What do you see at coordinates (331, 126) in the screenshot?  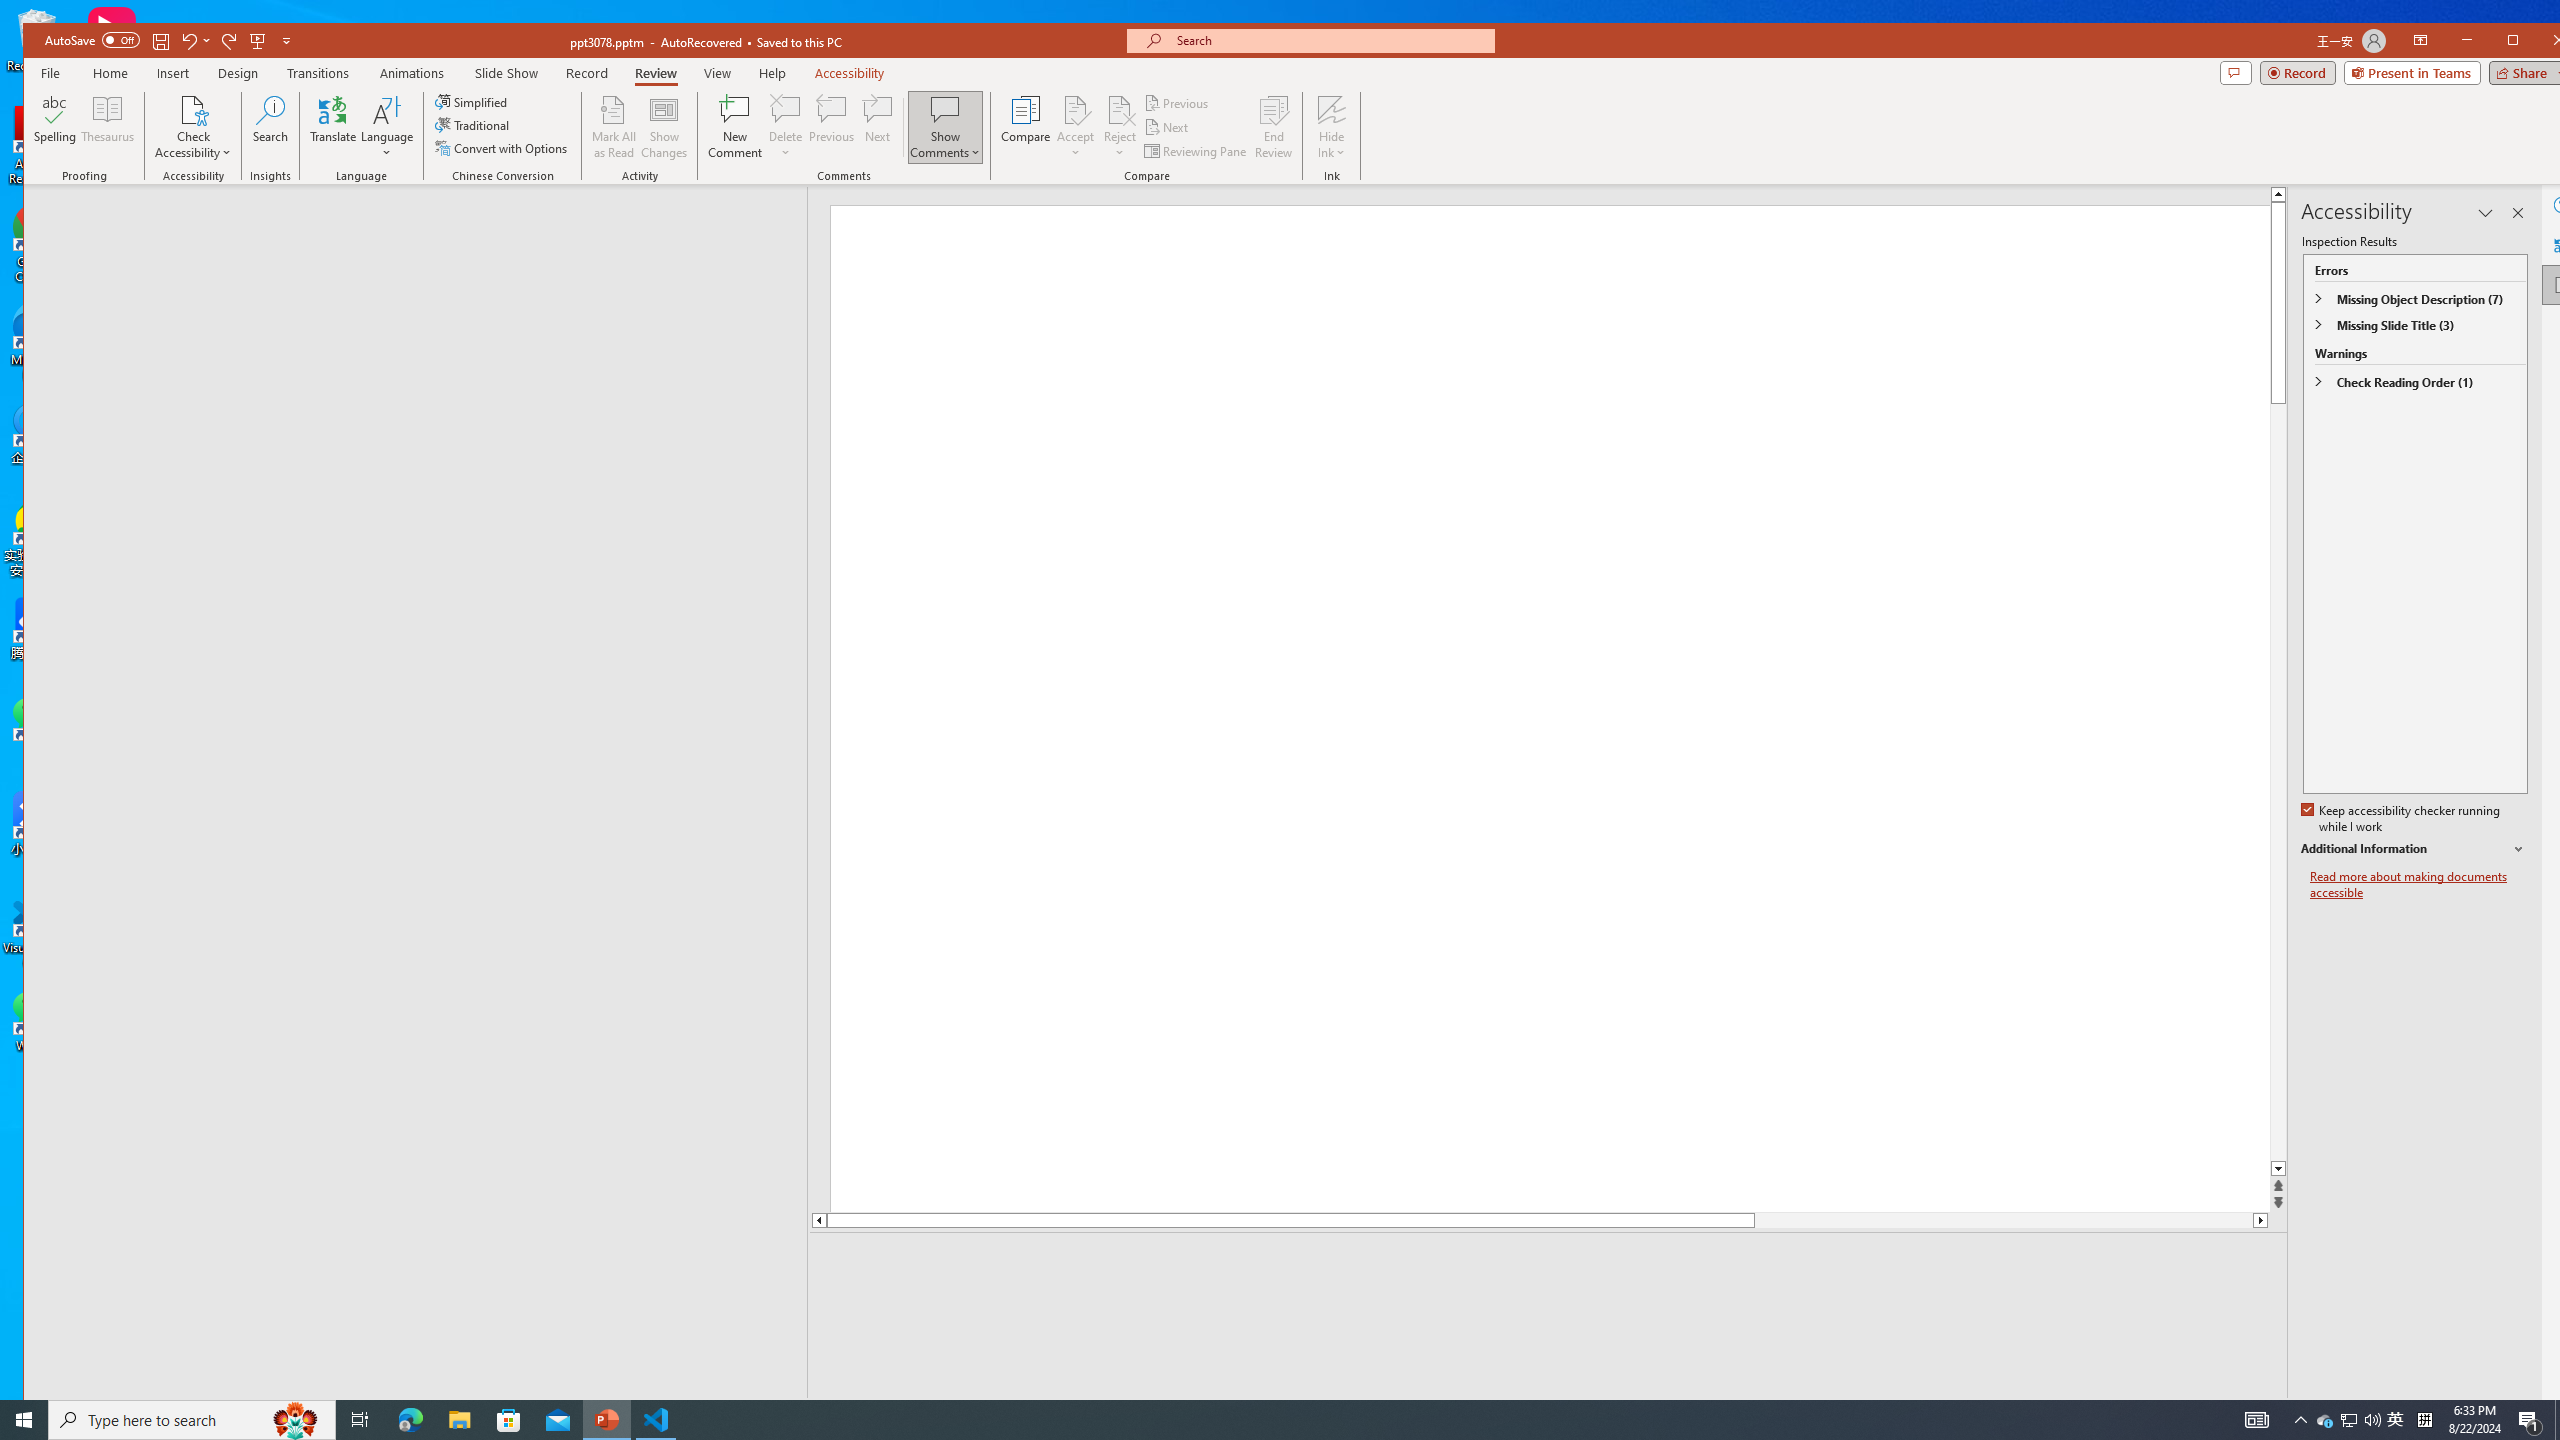 I see `'Translate'` at bounding box center [331, 126].